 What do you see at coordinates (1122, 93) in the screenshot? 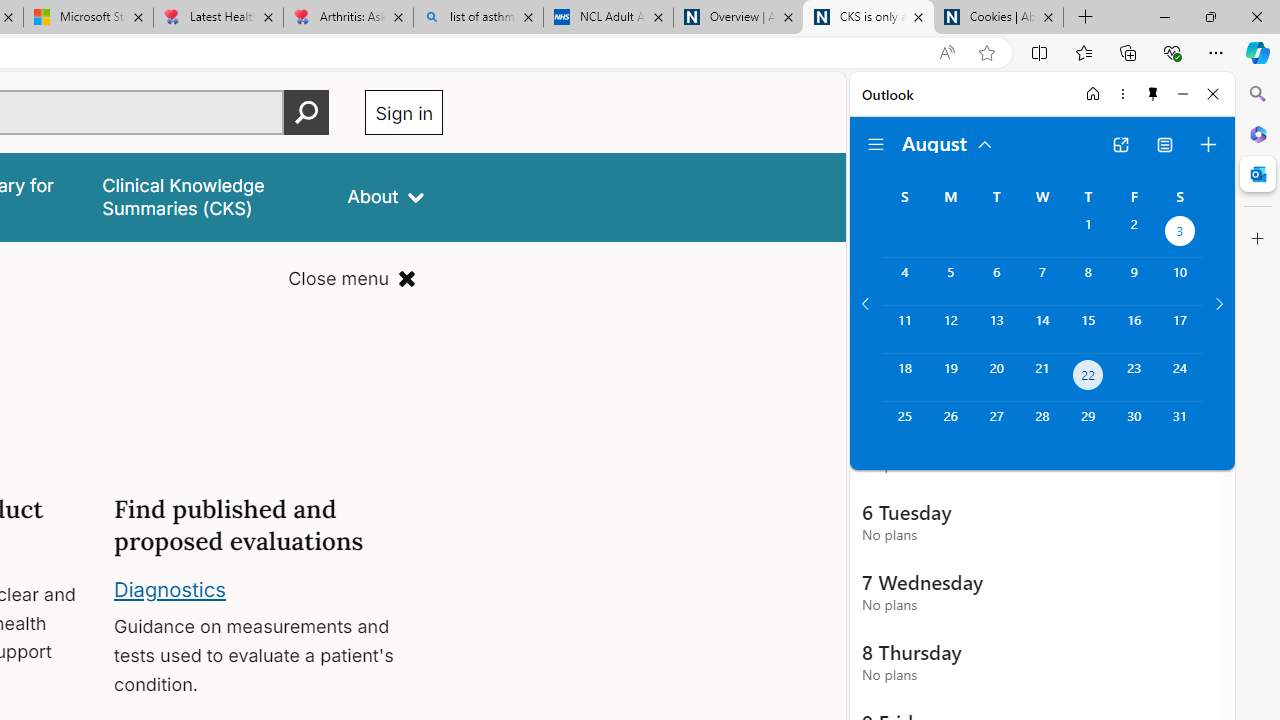
I see `'More options'` at bounding box center [1122, 93].